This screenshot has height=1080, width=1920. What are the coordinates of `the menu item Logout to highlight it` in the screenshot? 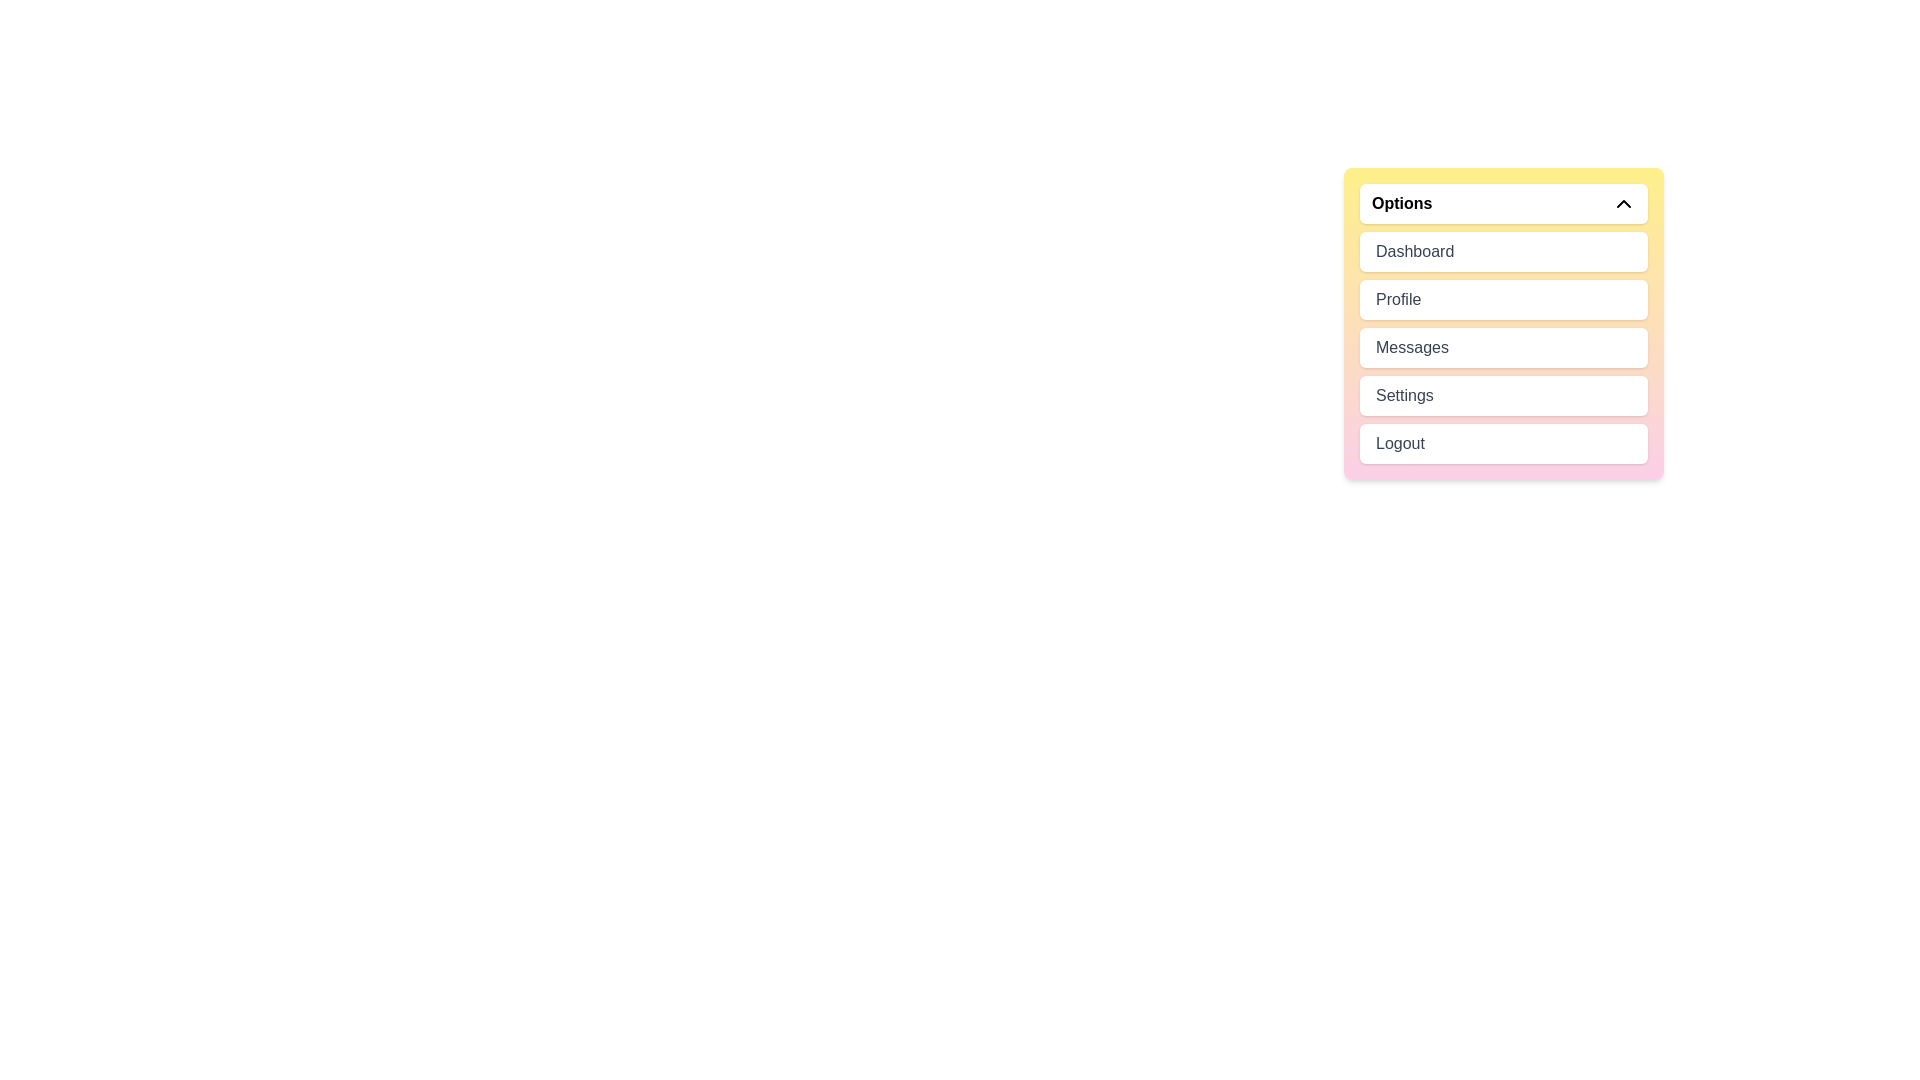 It's located at (1503, 442).